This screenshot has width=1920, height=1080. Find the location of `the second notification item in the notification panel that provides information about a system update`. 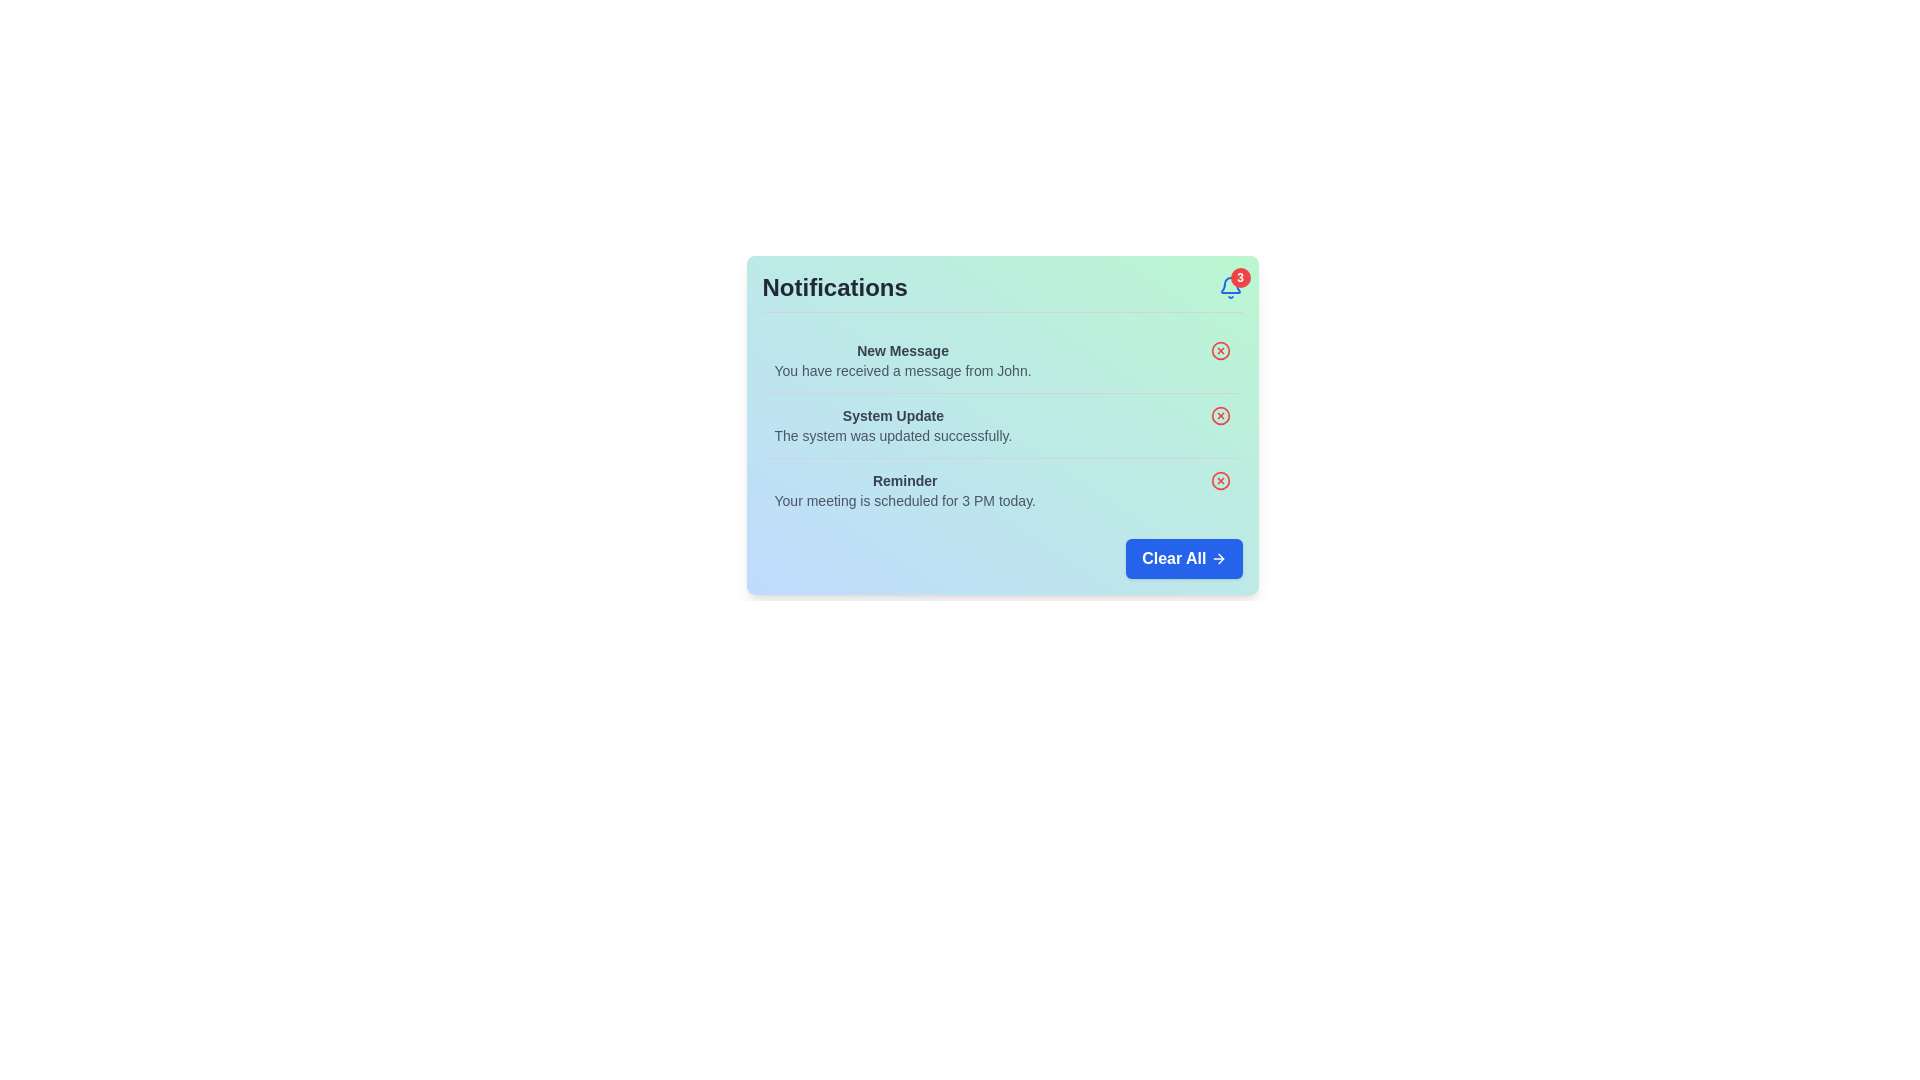

the second notification item in the notification panel that provides information about a system update is located at coordinates (1002, 424).